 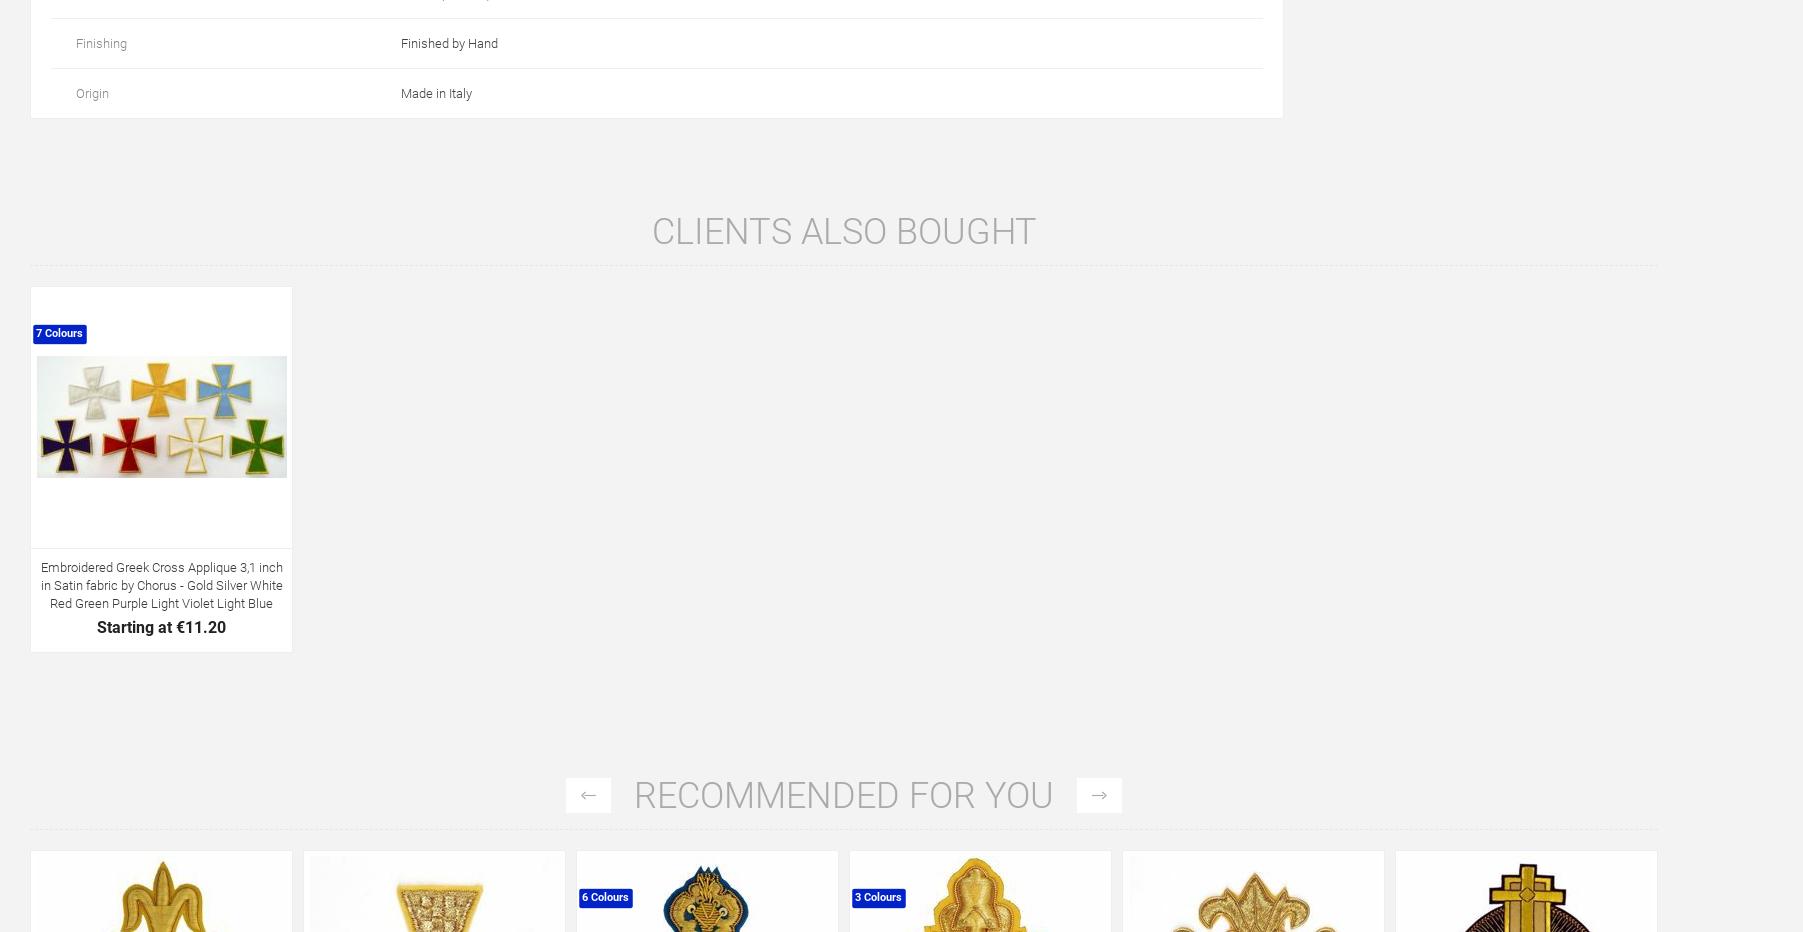 What do you see at coordinates (436, 92) in the screenshot?
I see `'Made in Italy'` at bounding box center [436, 92].